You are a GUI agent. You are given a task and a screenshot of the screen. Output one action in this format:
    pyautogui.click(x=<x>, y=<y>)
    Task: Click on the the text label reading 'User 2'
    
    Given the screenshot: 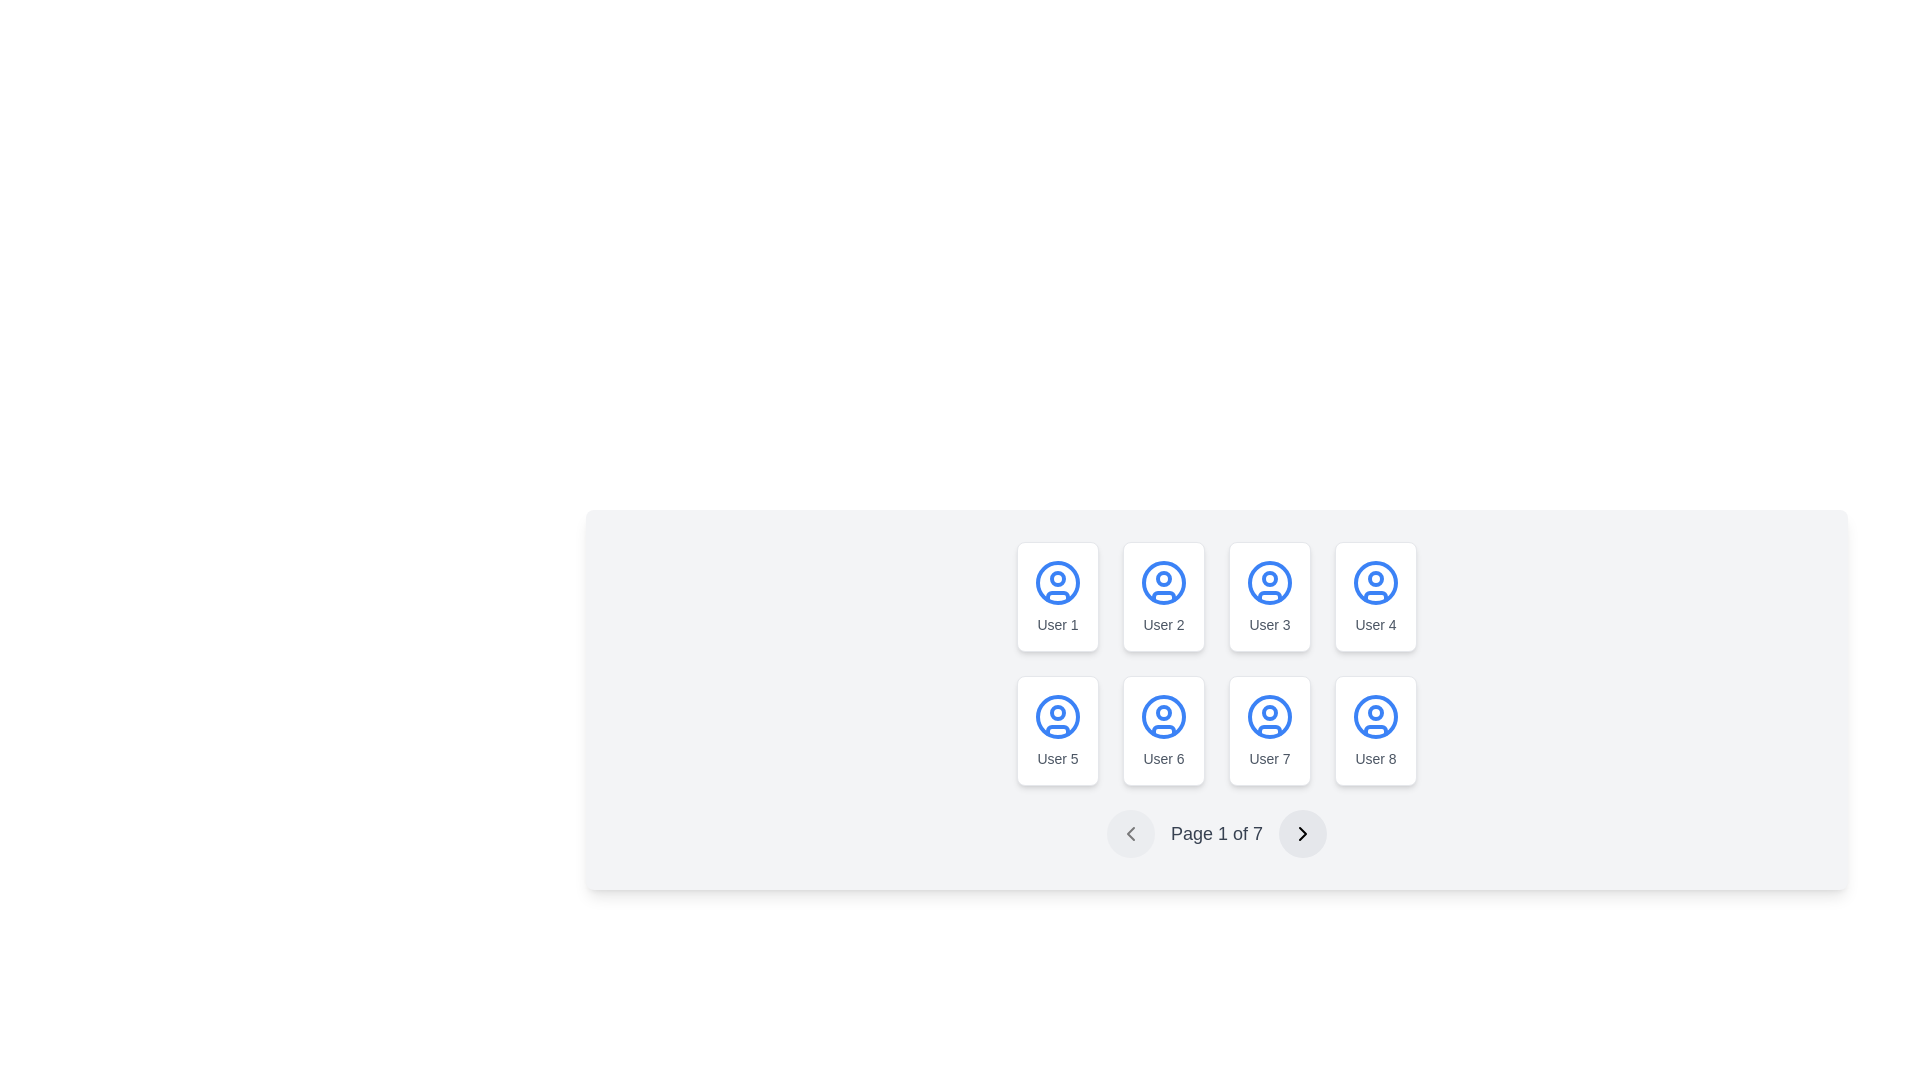 What is the action you would take?
    pyautogui.click(x=1163, y=623)
    